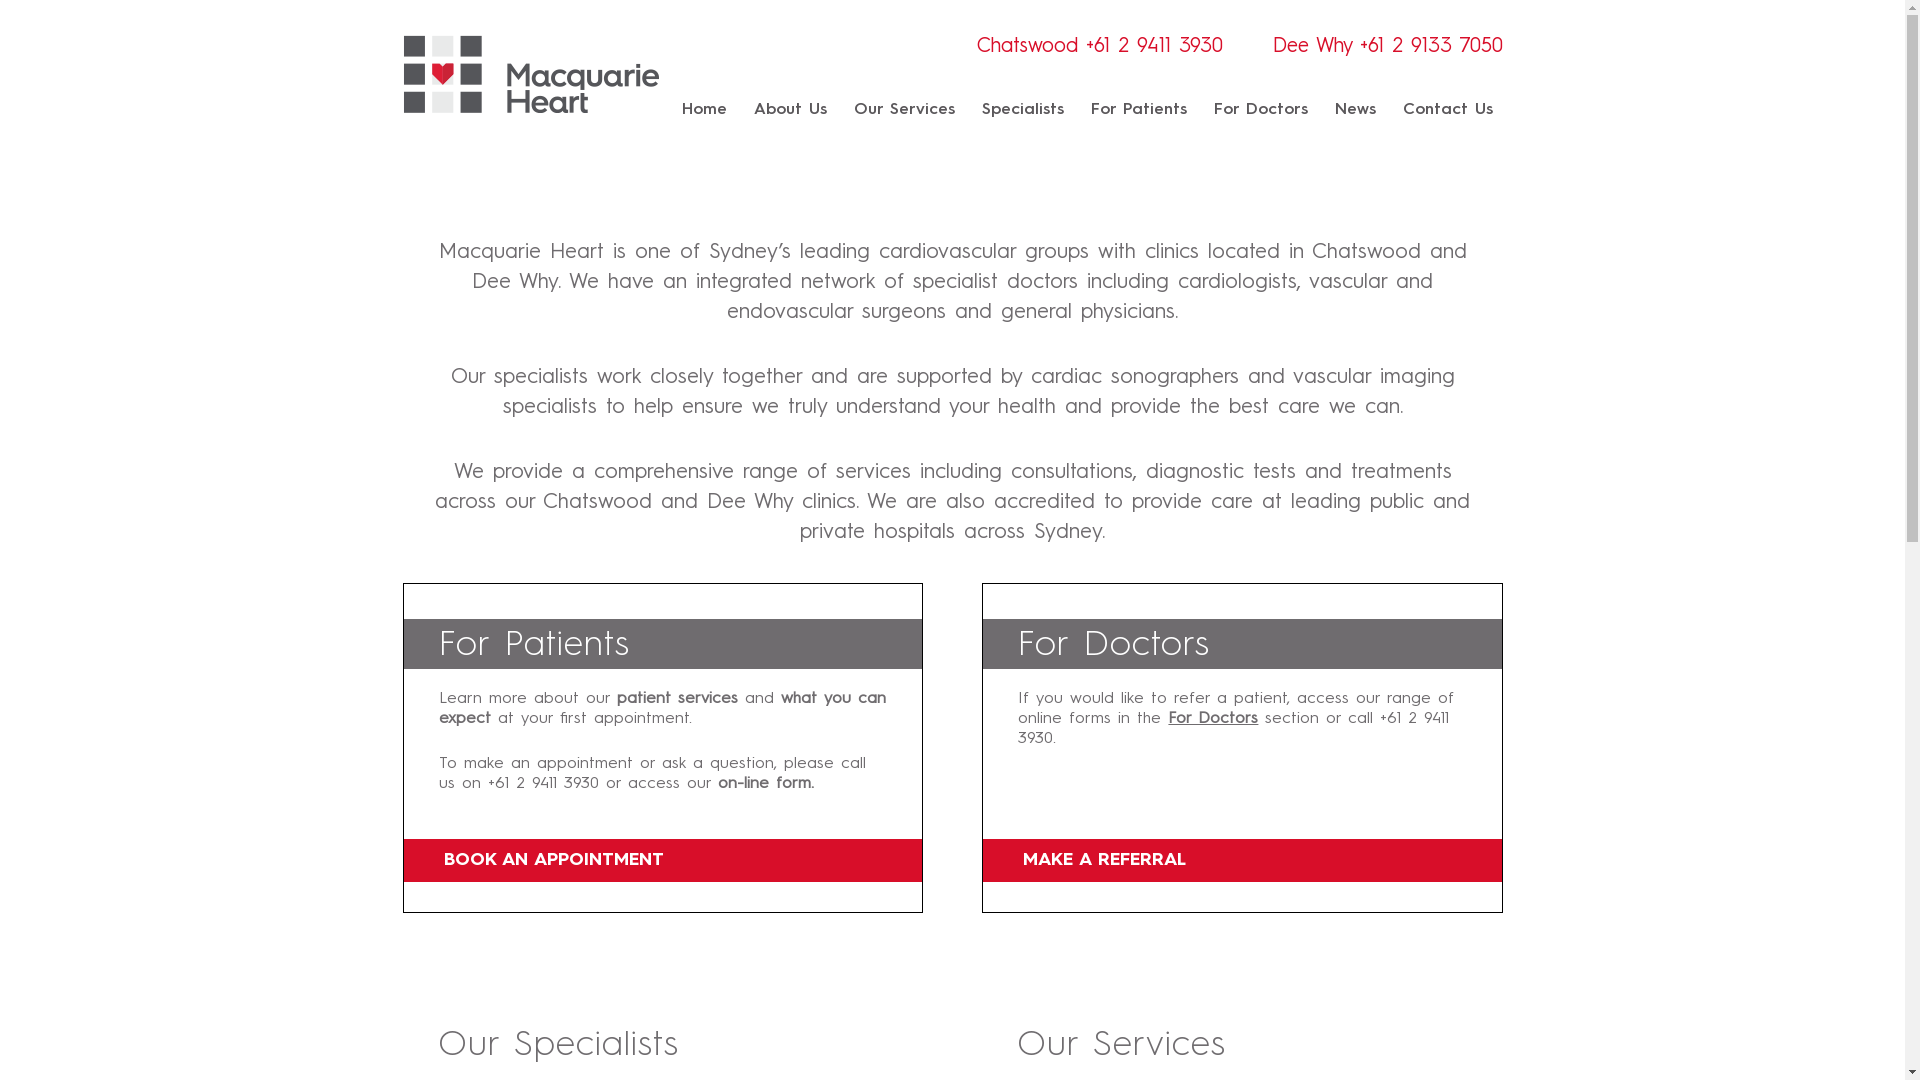 The image size is (1920, 1080). Describe the element at coordinates (1098, 46) in the screenshot. I see `'Chatswood +61 2 9411 3930'` at that location.